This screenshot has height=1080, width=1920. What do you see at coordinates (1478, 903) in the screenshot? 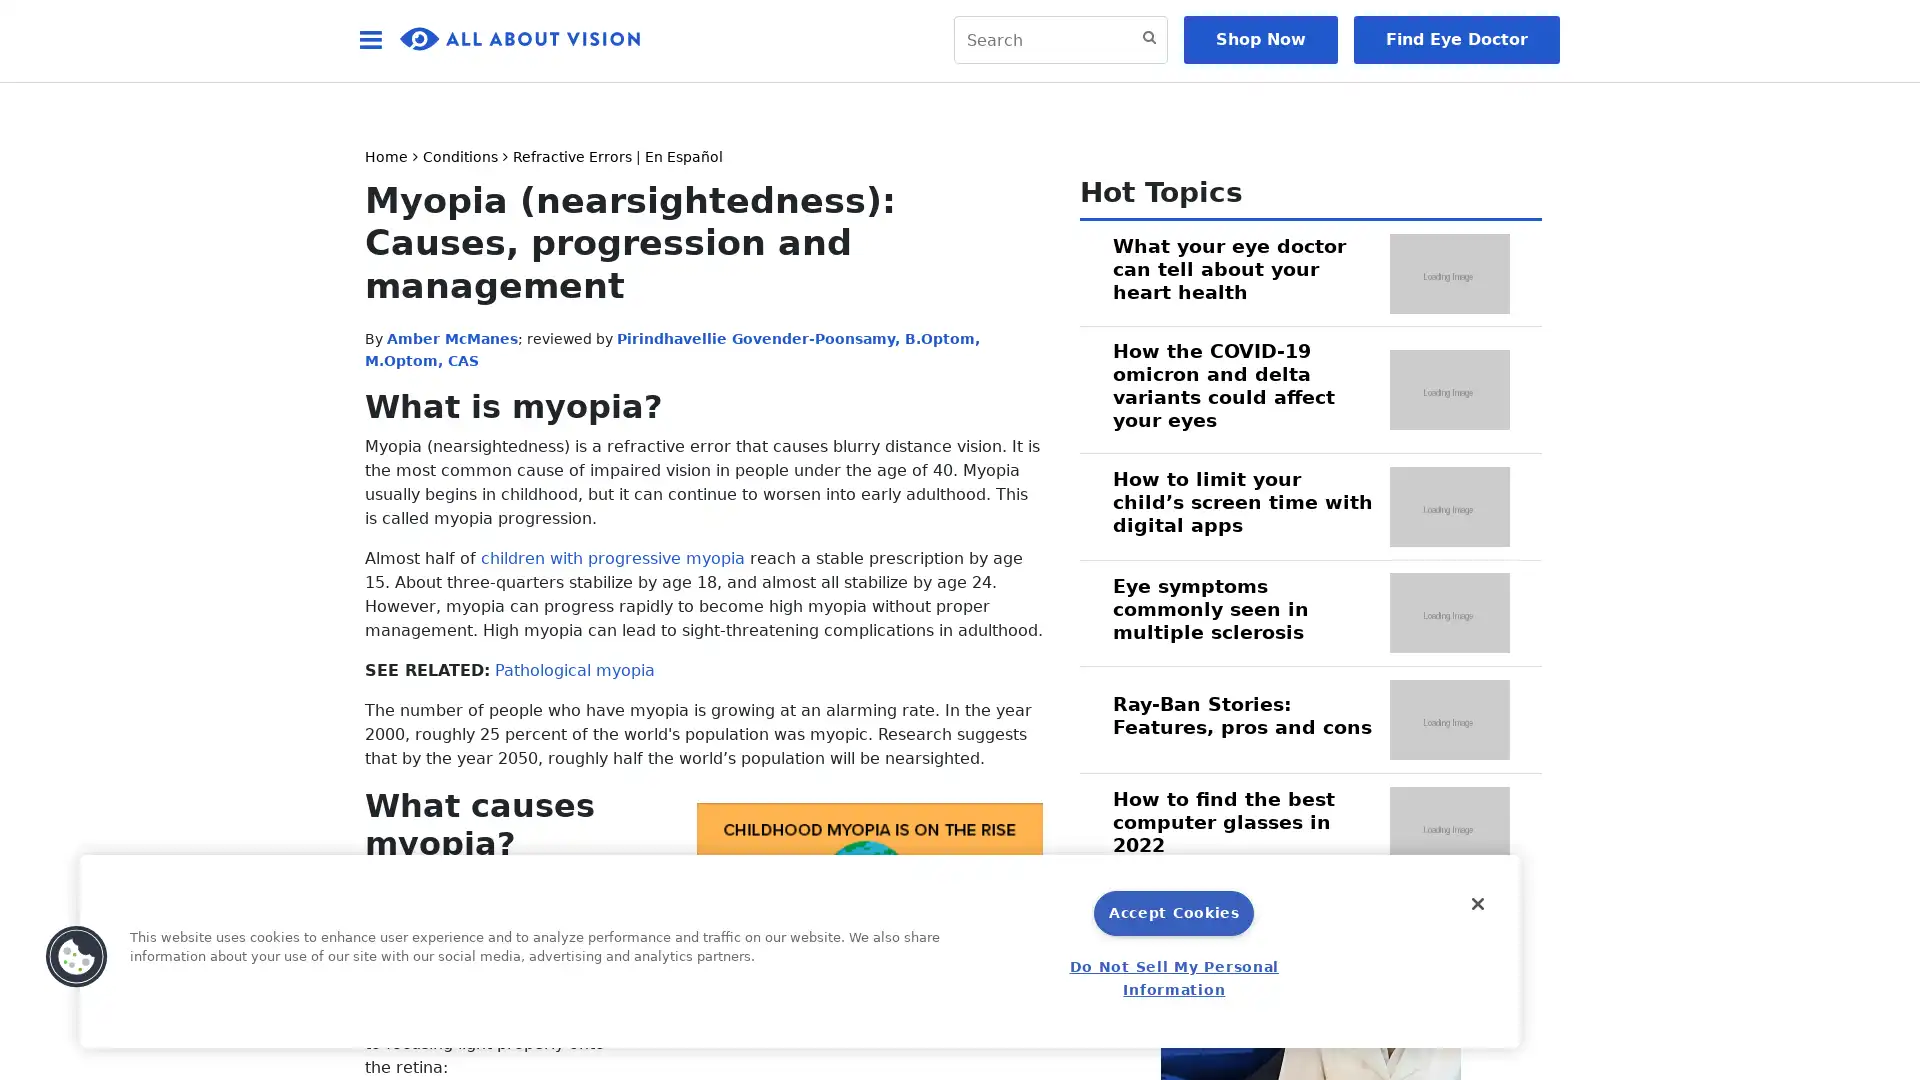
I see `Close` at bounding box center [1478, 903].